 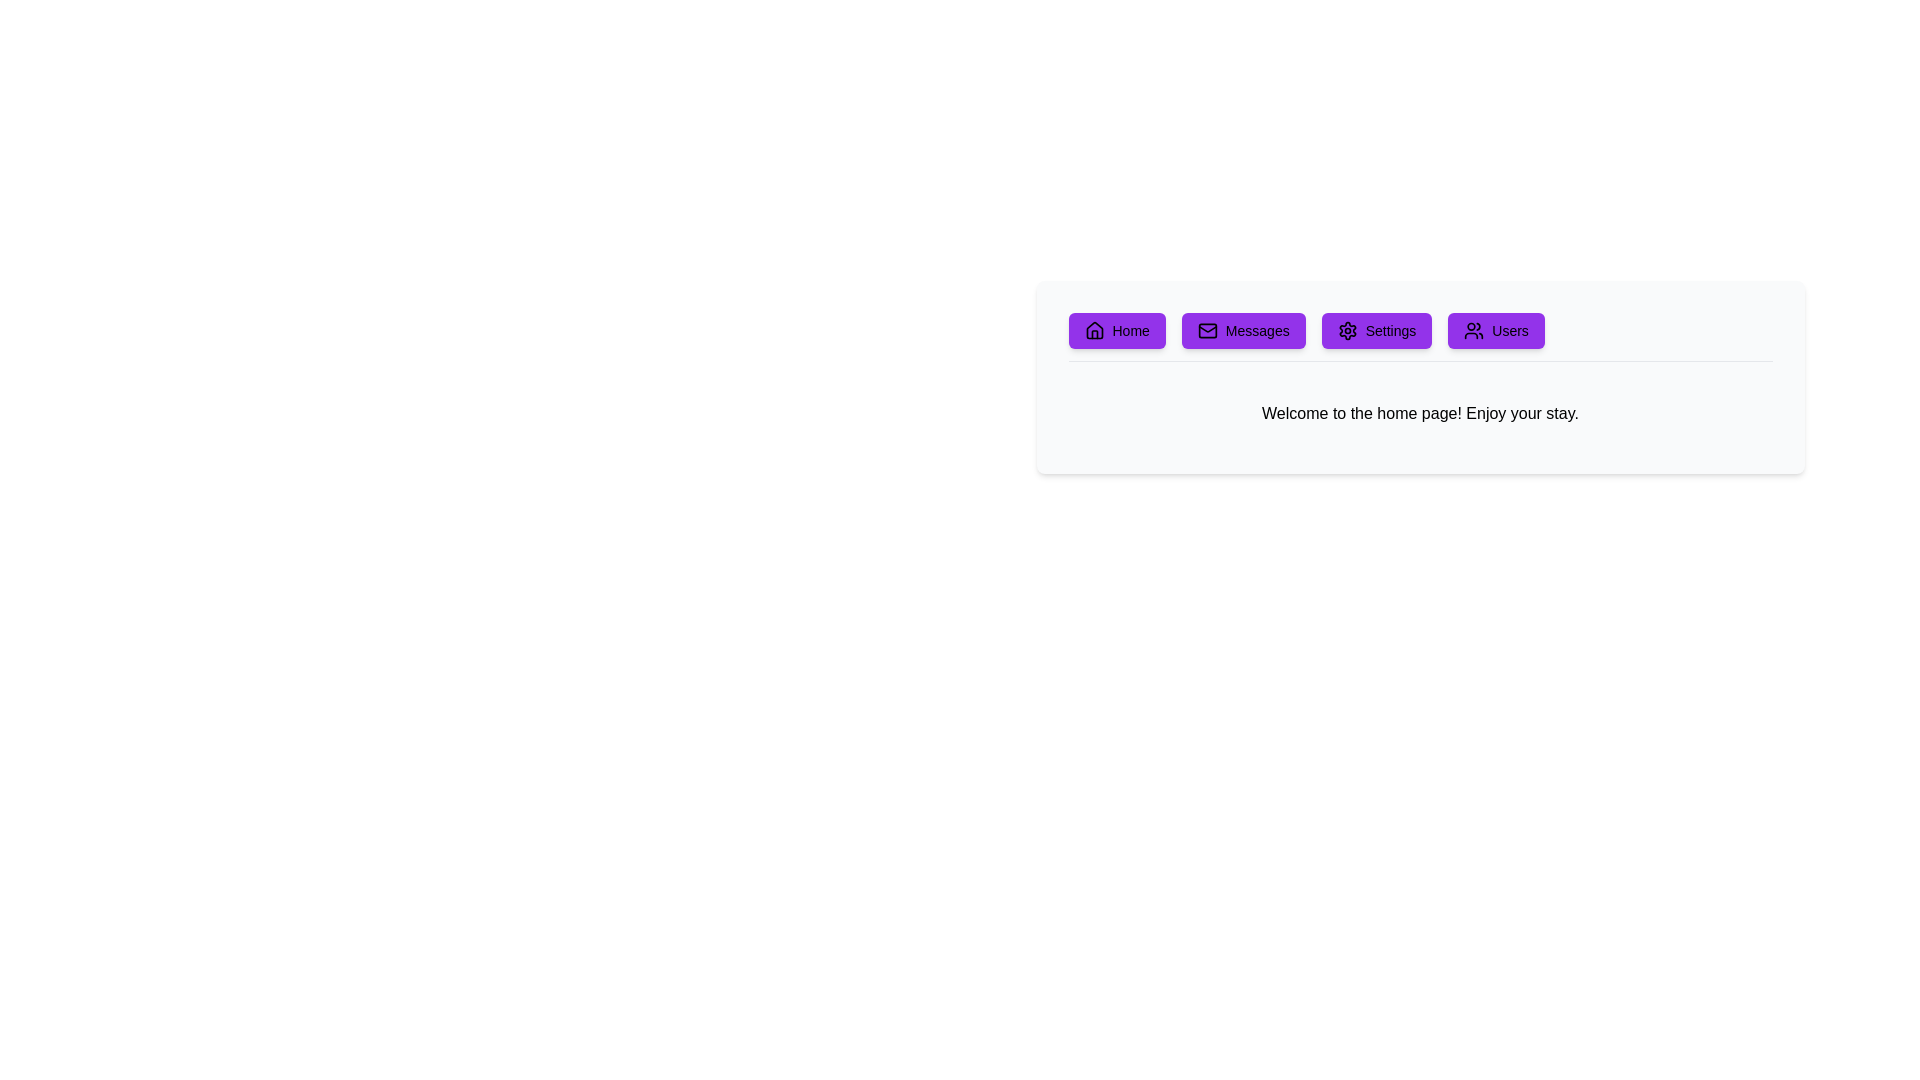 What do you see at coordinates (1347, 330) in the screenshot?
I see `the gear icon within the 'Settings' button, which is styled with a purple background and white foreground` at bounding box center [1347, 330].